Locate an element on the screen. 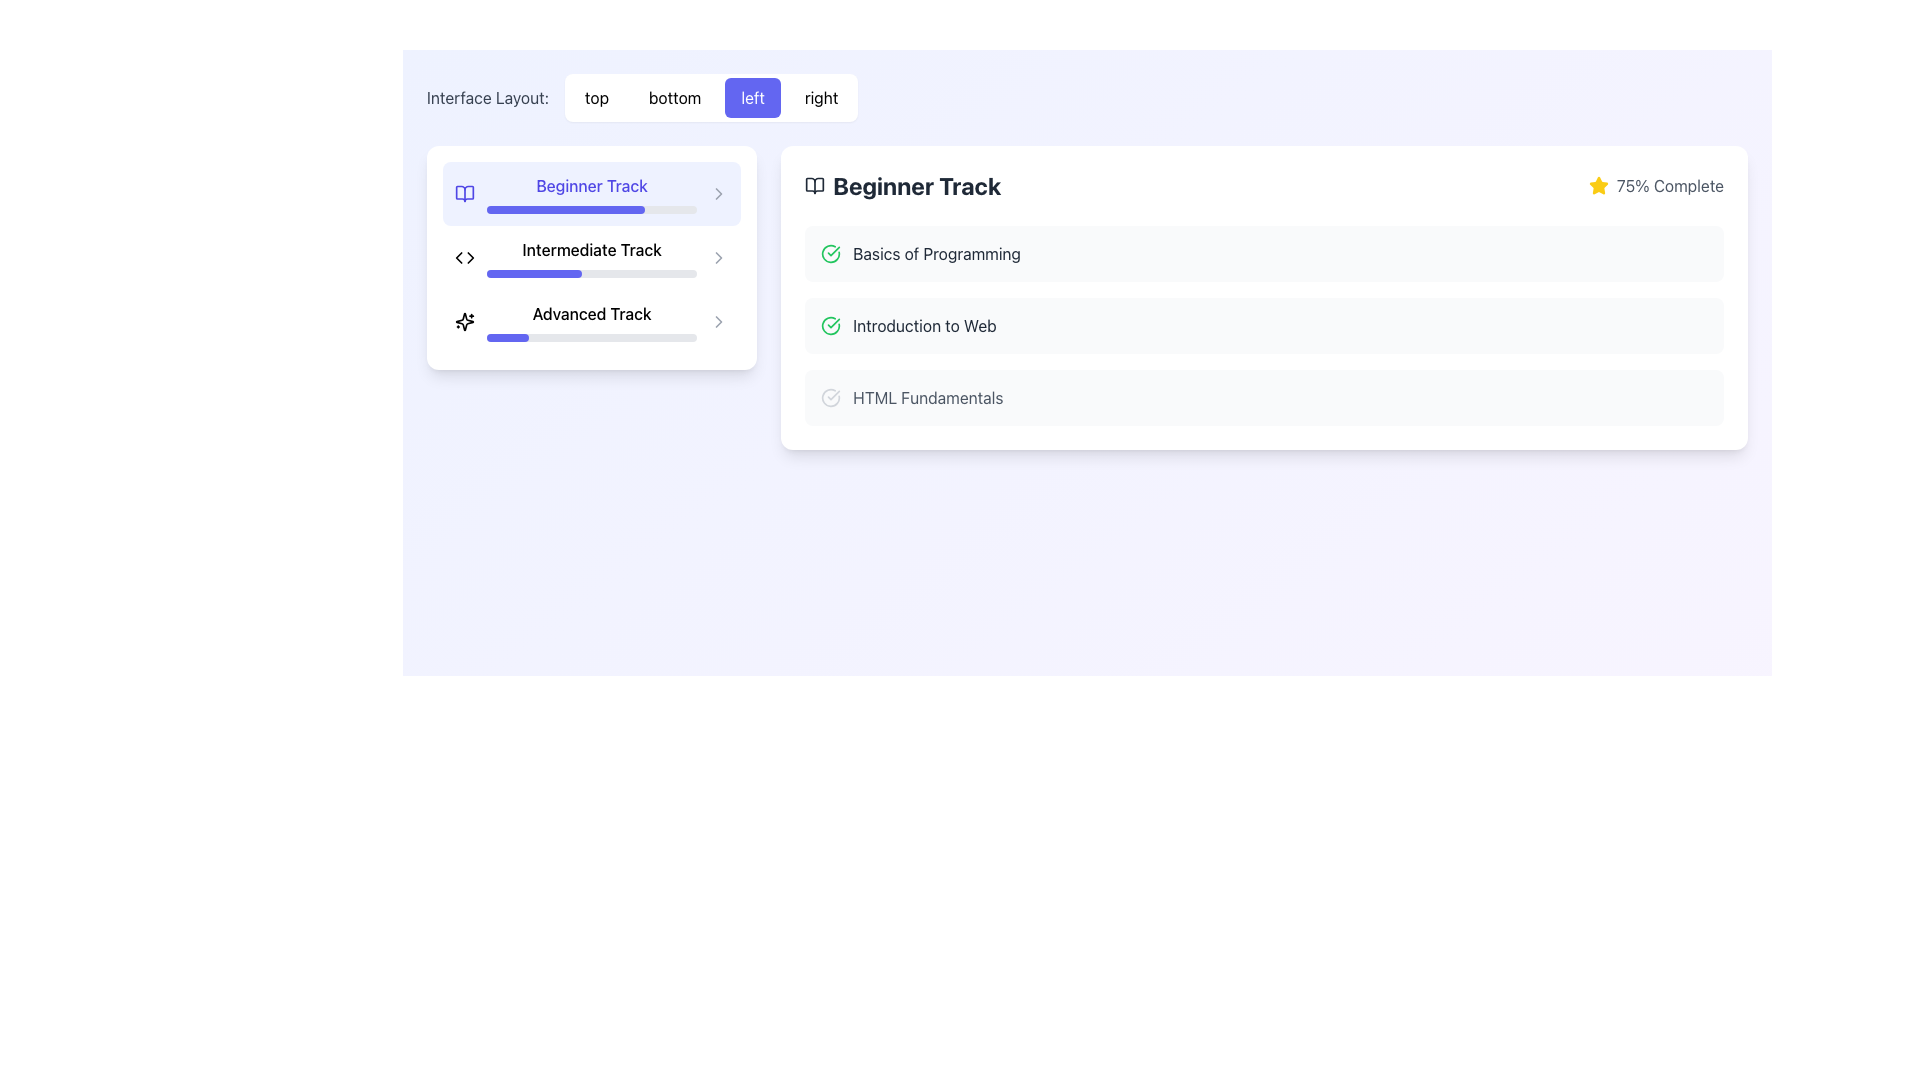 The height and width of the screenshot is (1080, 1920). the Status icon (checkmark) which is a circular icon with a green outline and a checkmark inside, located to the left of the text 'Introduction to Web' is located at coordinates (831, 325).